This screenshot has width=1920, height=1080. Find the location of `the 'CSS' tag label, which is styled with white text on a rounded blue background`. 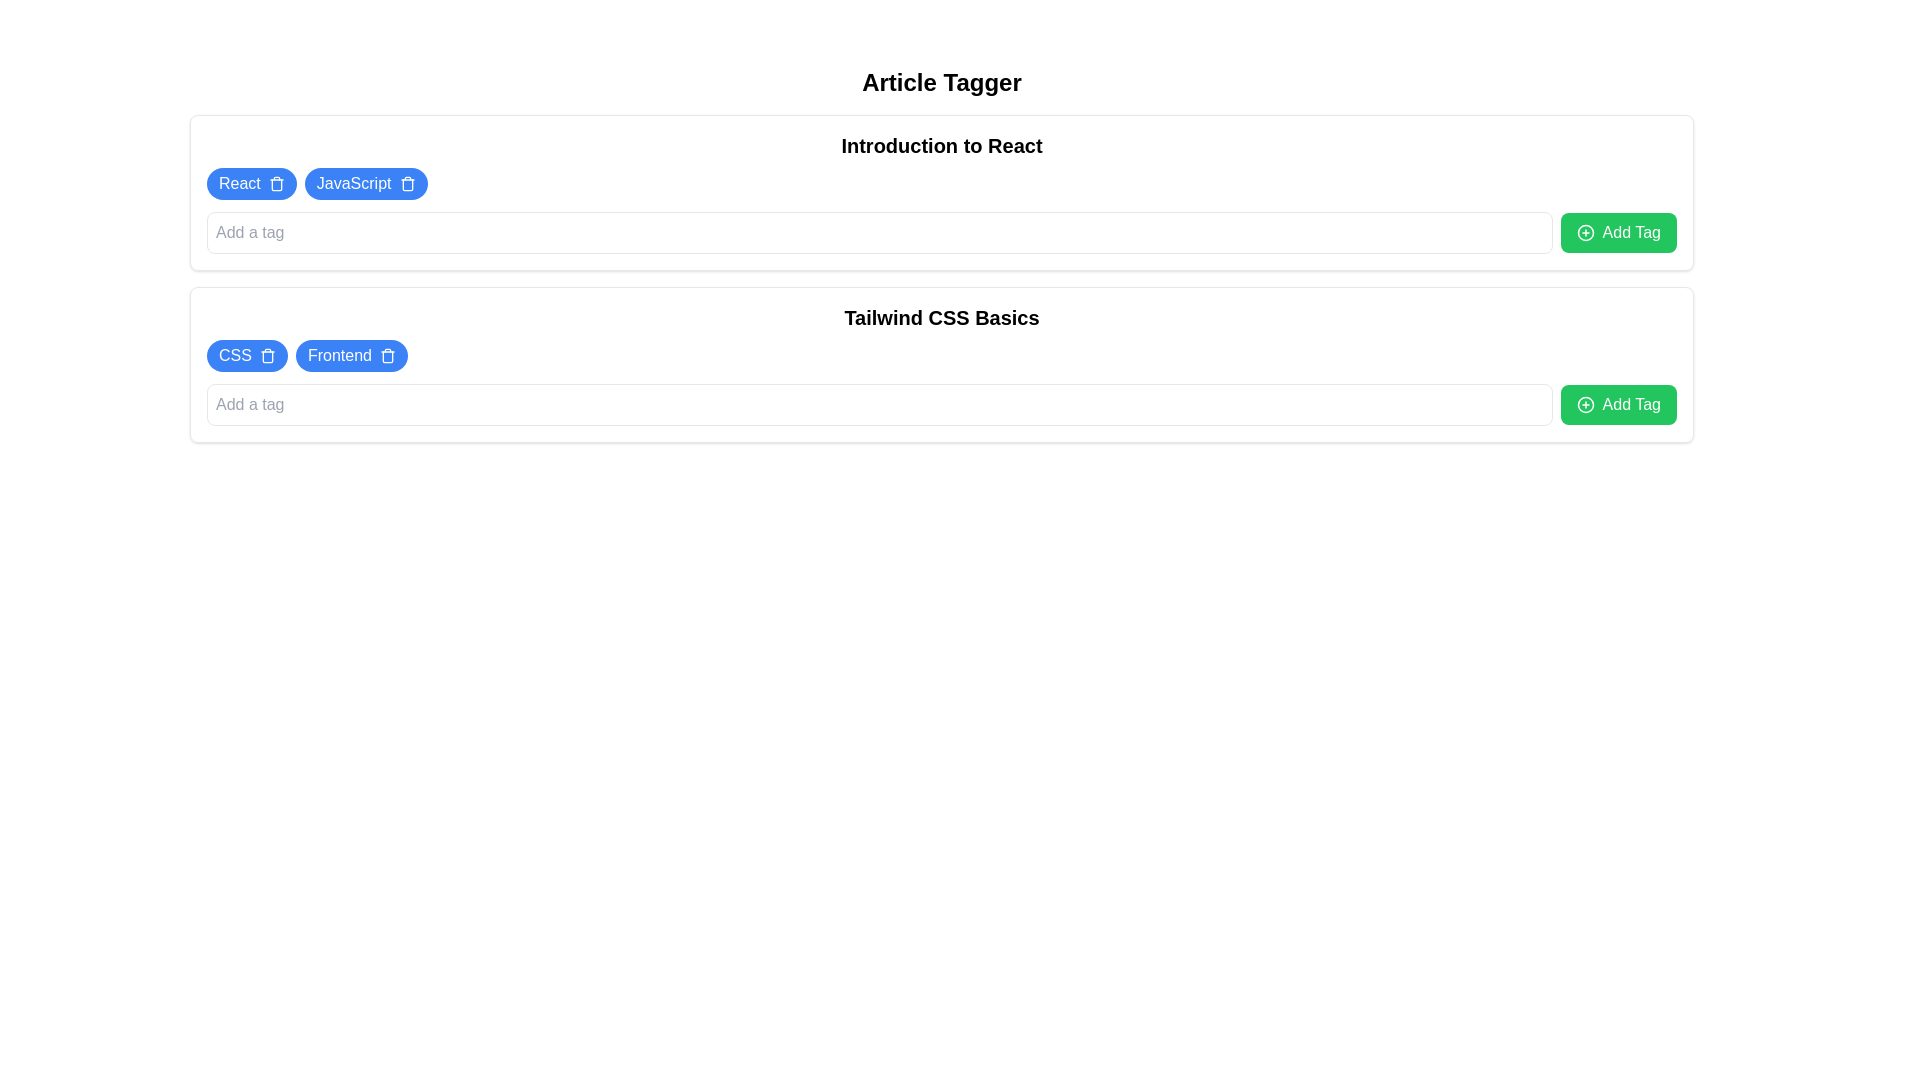

the 'CSS' tag label, which is styled with white text on a rounded blue background is located at coordinates (235, 354).